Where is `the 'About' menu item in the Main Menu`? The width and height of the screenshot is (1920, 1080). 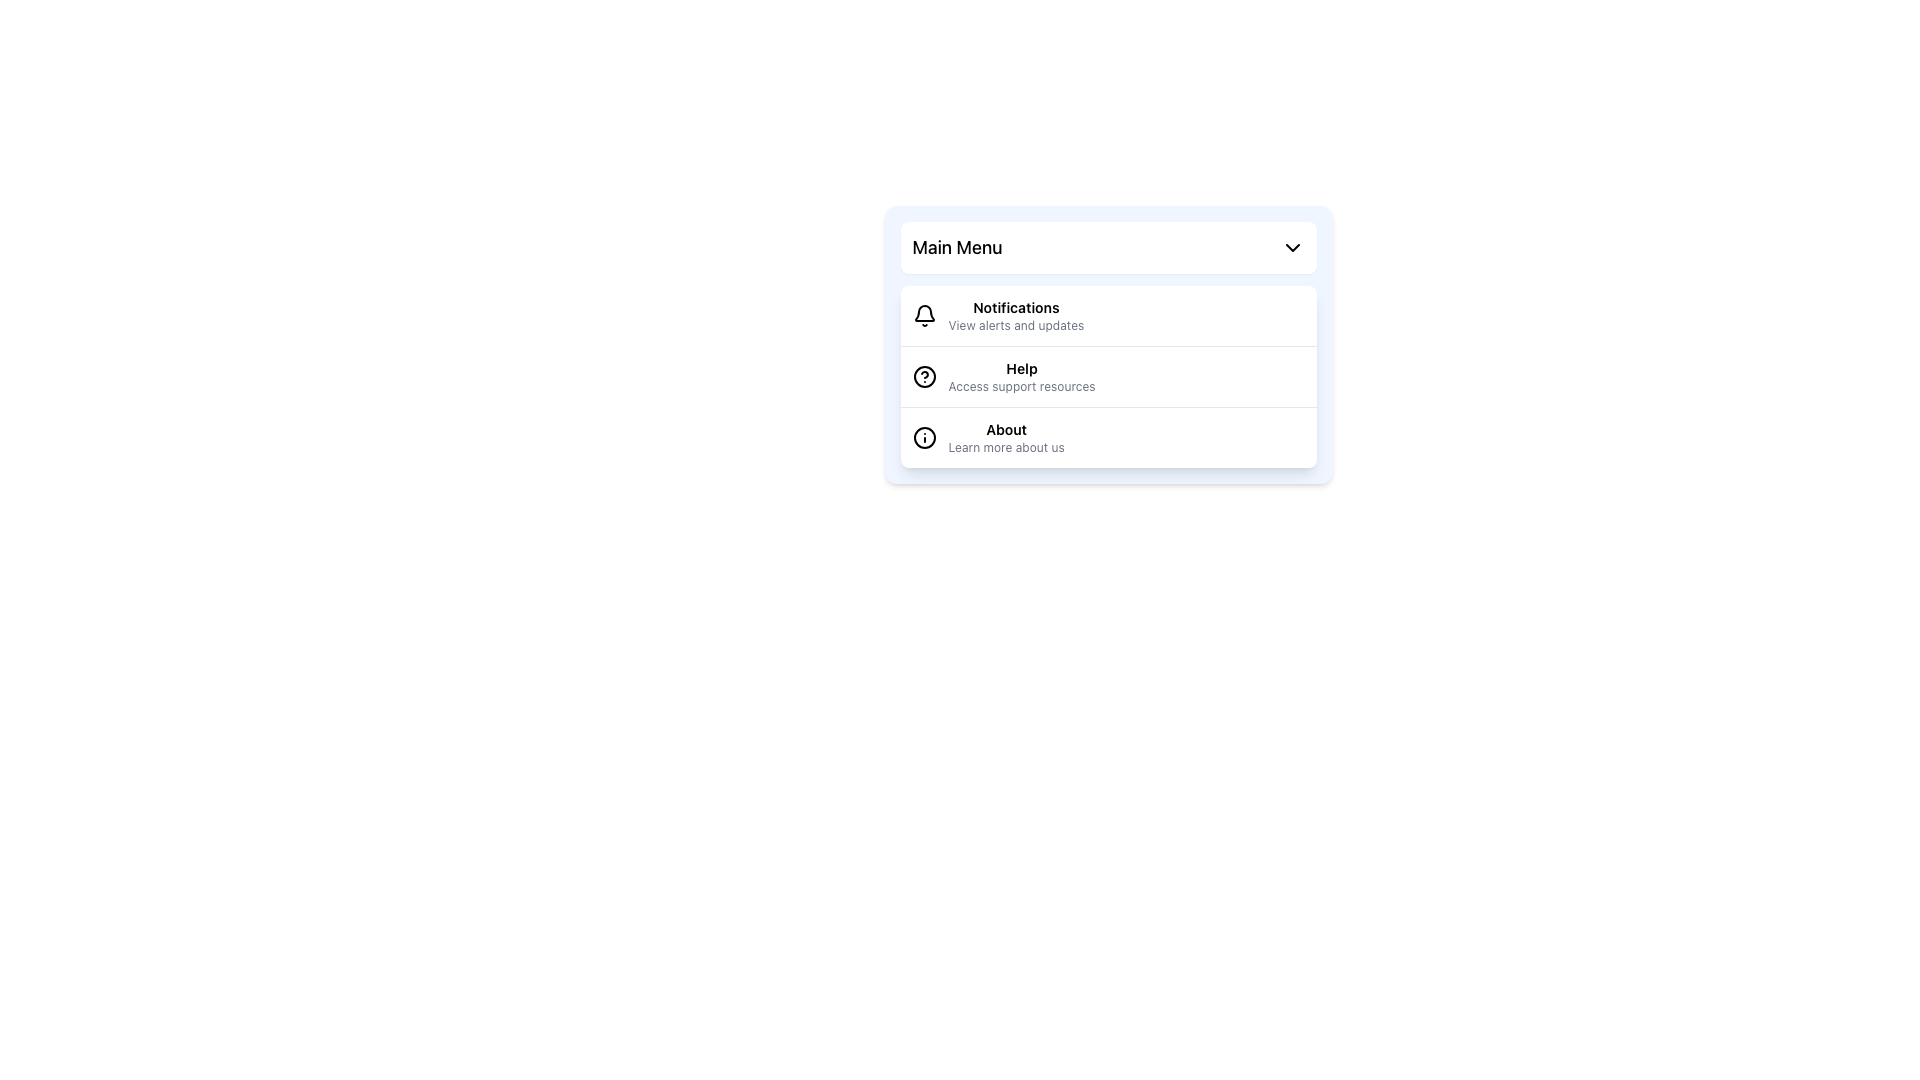 the 'About' menu item in the Main Menu is located at coordinates (1006, 437).